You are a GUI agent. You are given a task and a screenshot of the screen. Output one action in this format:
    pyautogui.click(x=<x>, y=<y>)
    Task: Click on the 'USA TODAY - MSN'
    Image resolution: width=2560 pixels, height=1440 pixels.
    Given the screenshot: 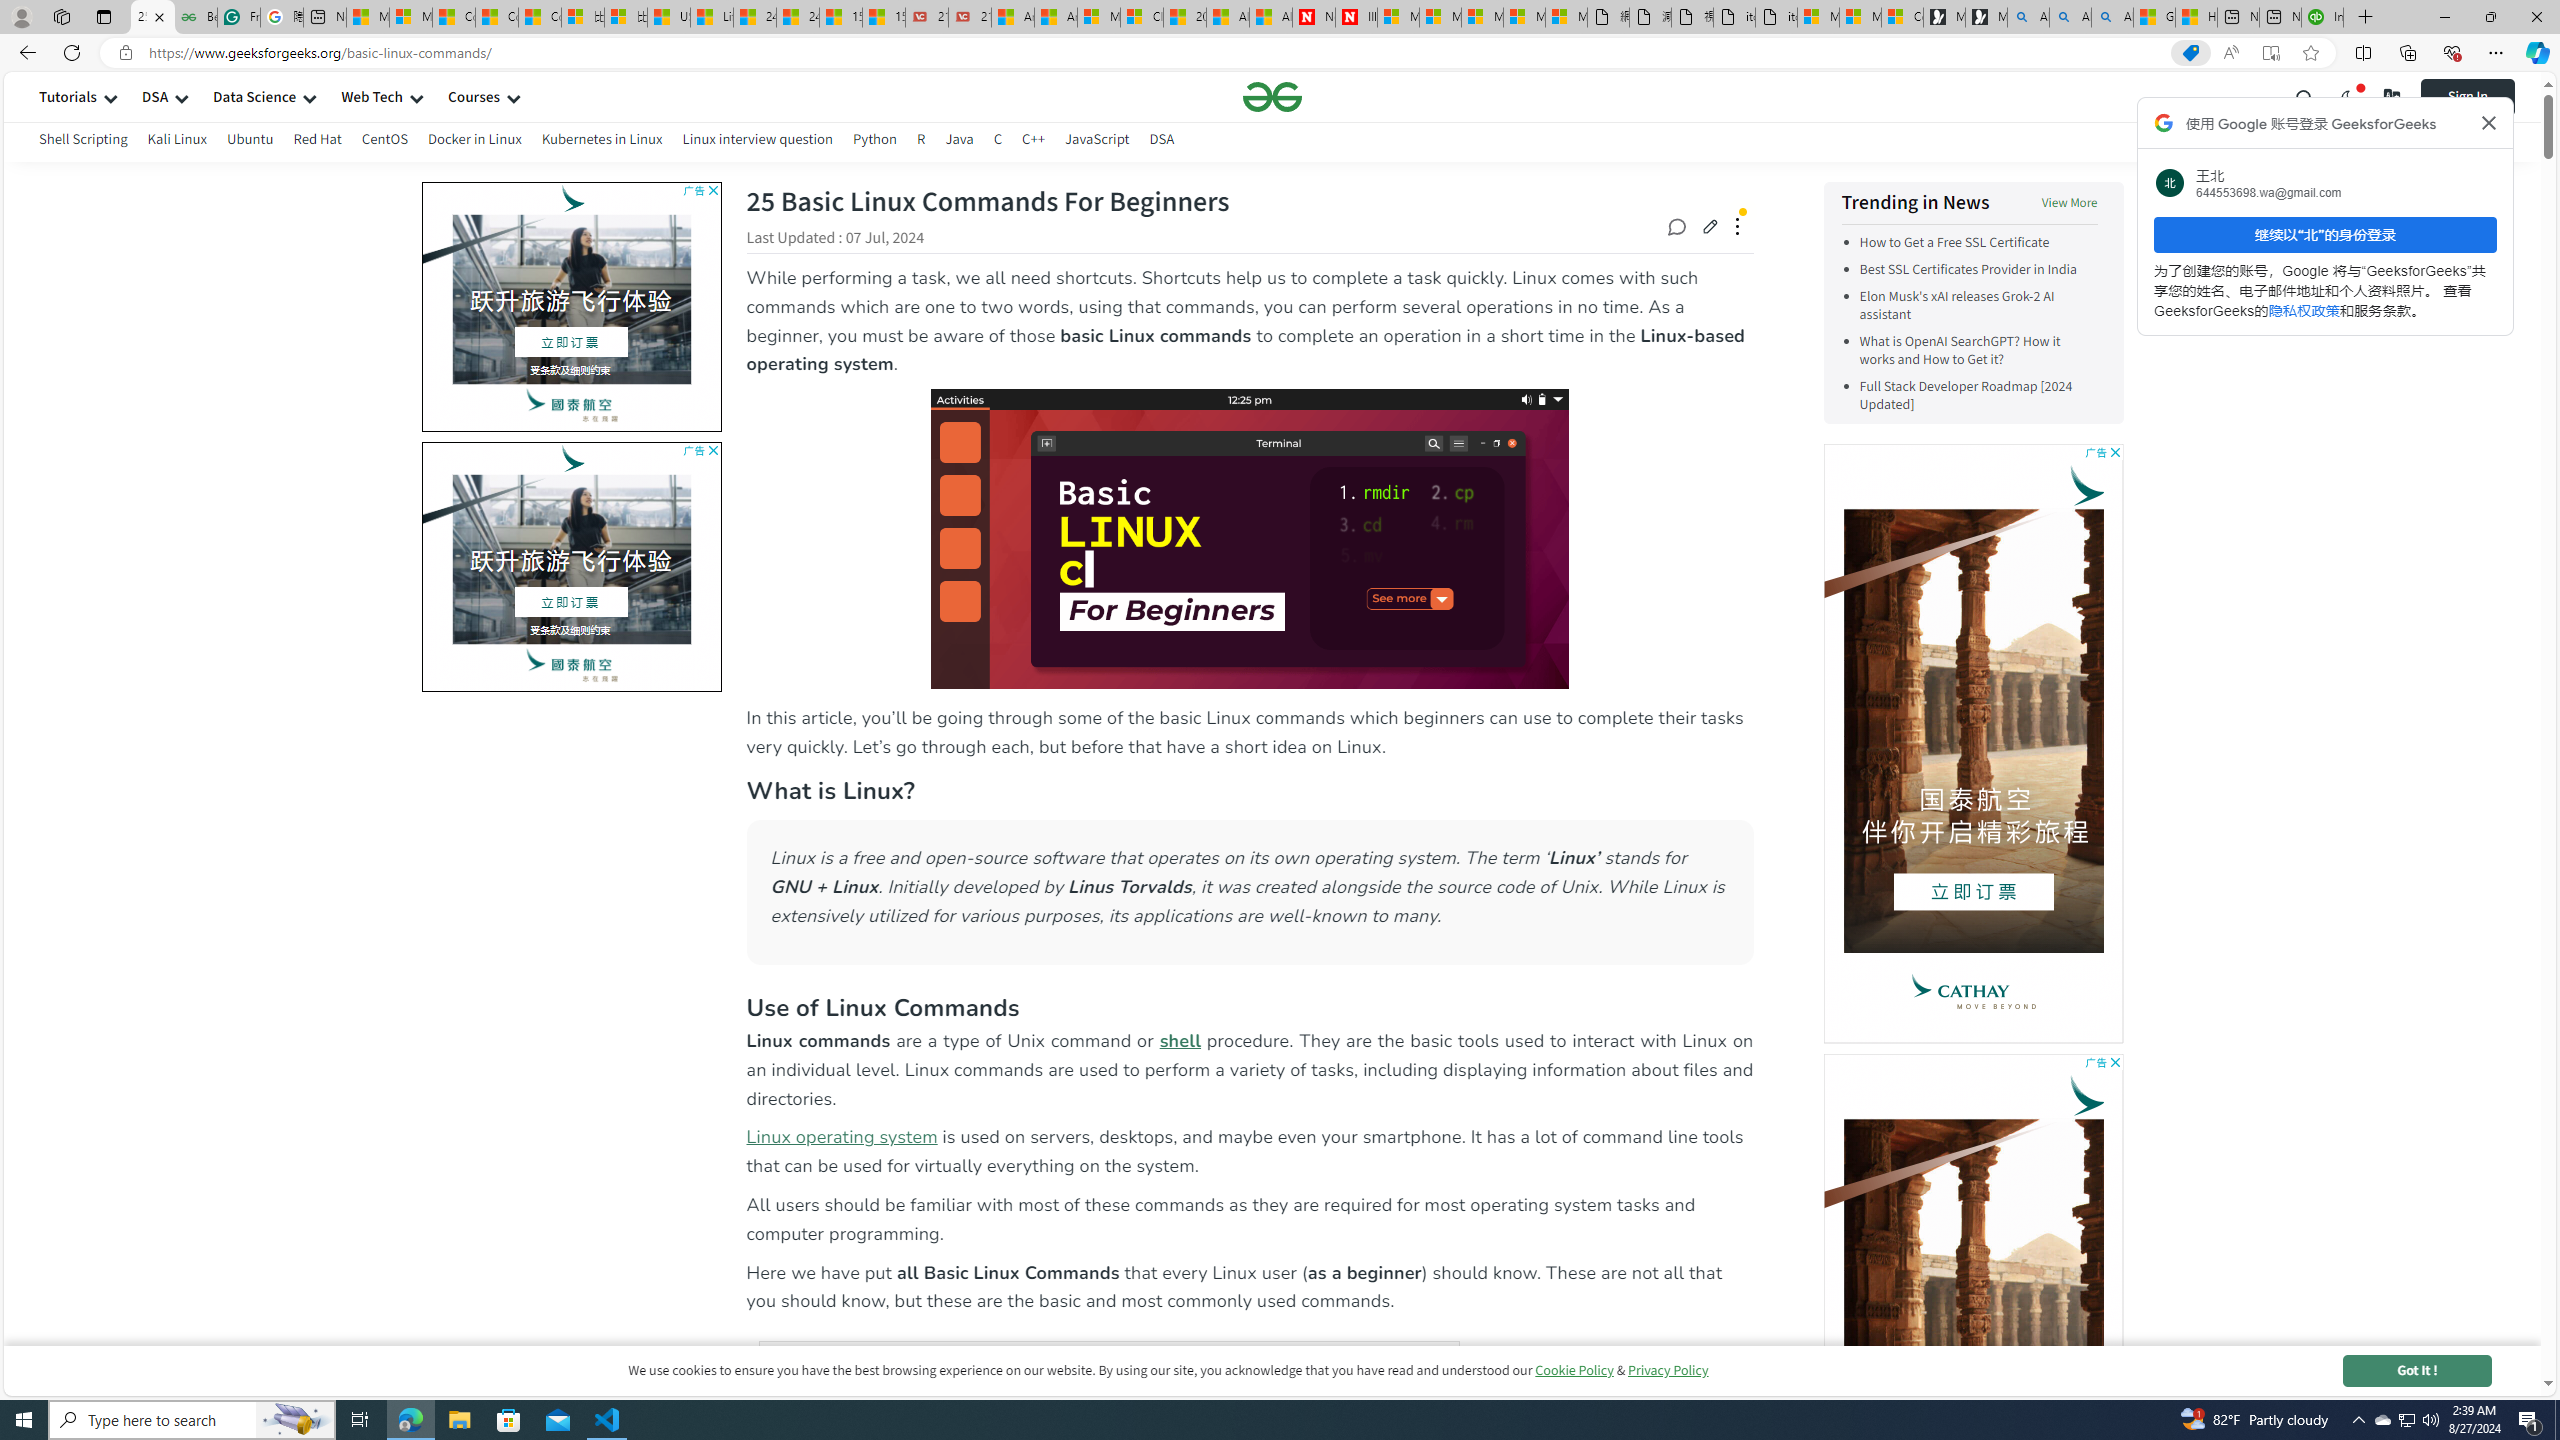 What is the action you would take?
    pyautogui.click(x=668, y=16)
    